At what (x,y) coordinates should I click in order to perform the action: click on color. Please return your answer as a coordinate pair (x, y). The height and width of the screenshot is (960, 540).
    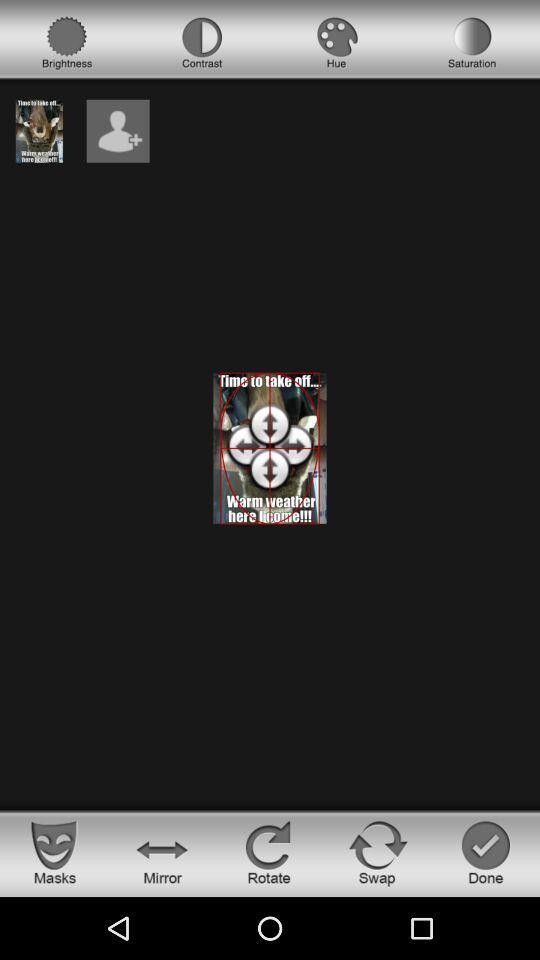
    Looking at the image, I should click on (337, 42).